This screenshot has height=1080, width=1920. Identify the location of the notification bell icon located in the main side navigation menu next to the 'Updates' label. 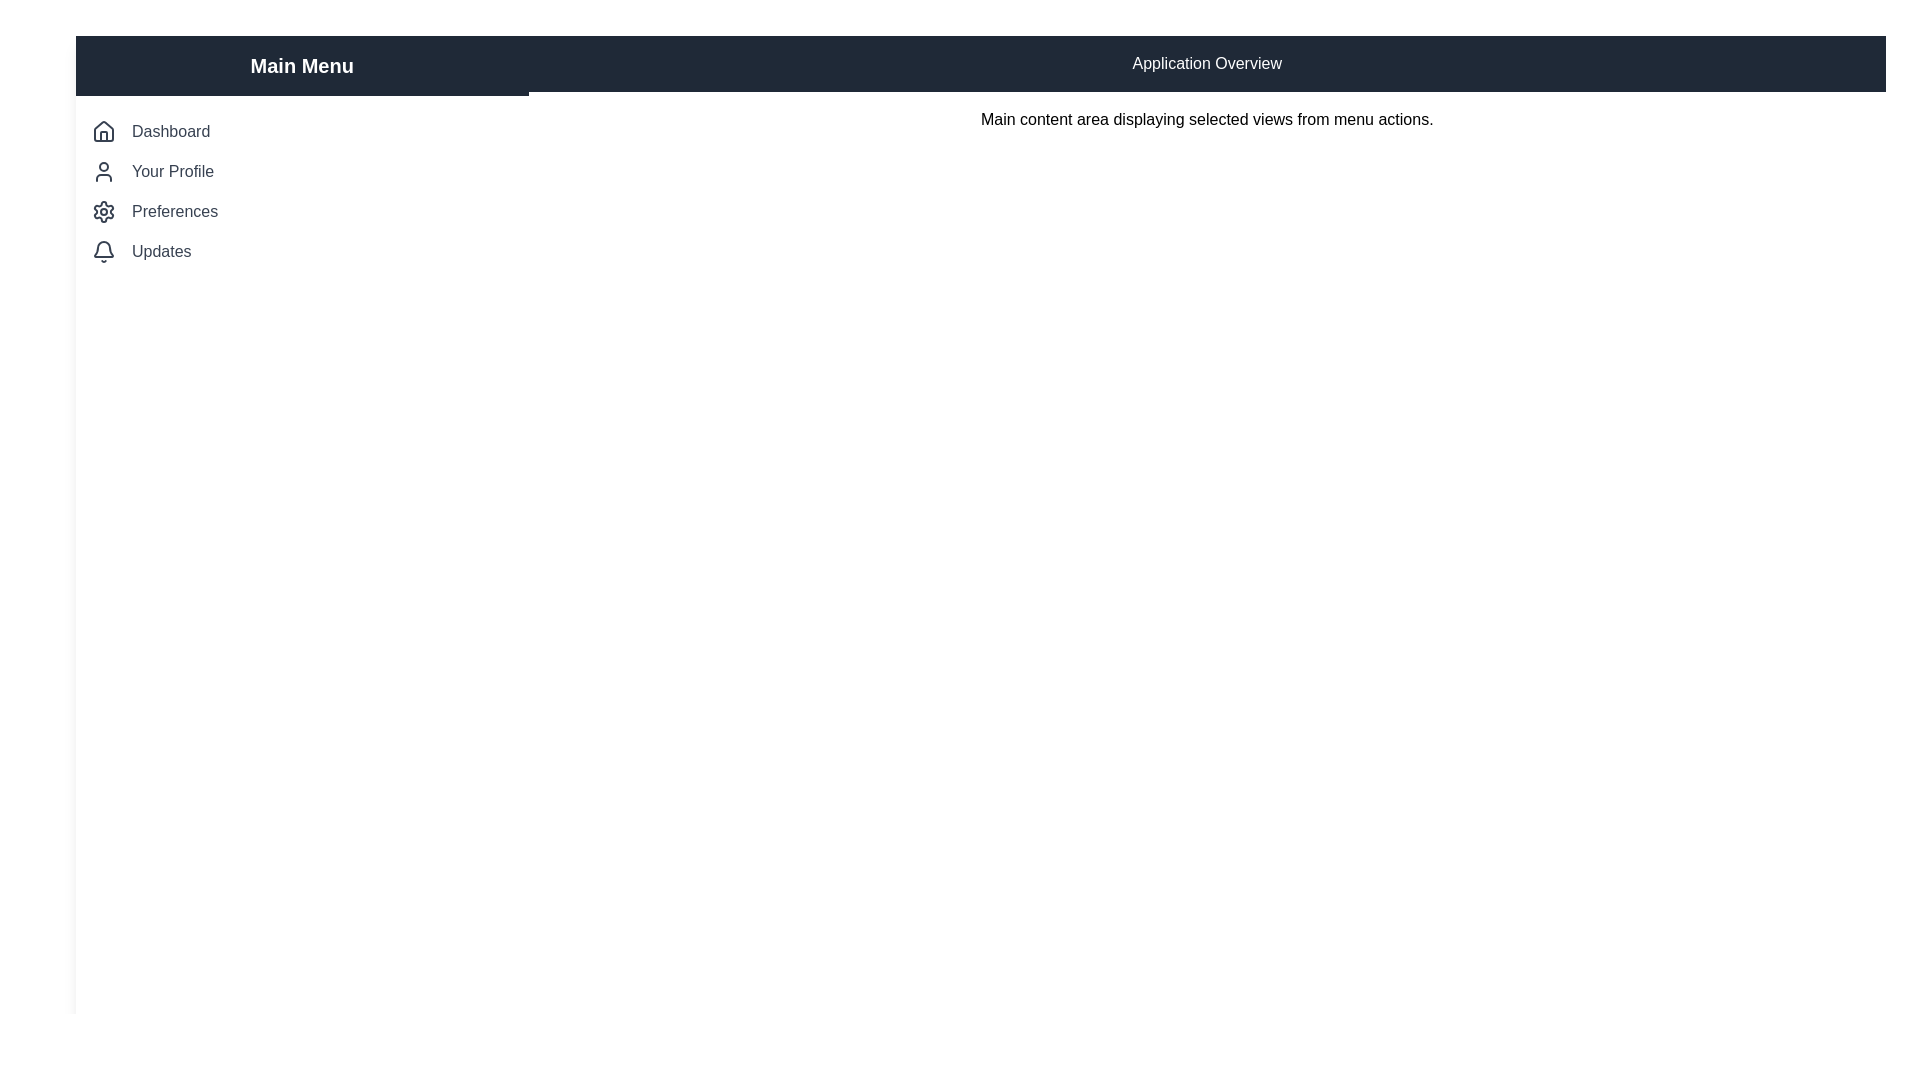
(103, 250).